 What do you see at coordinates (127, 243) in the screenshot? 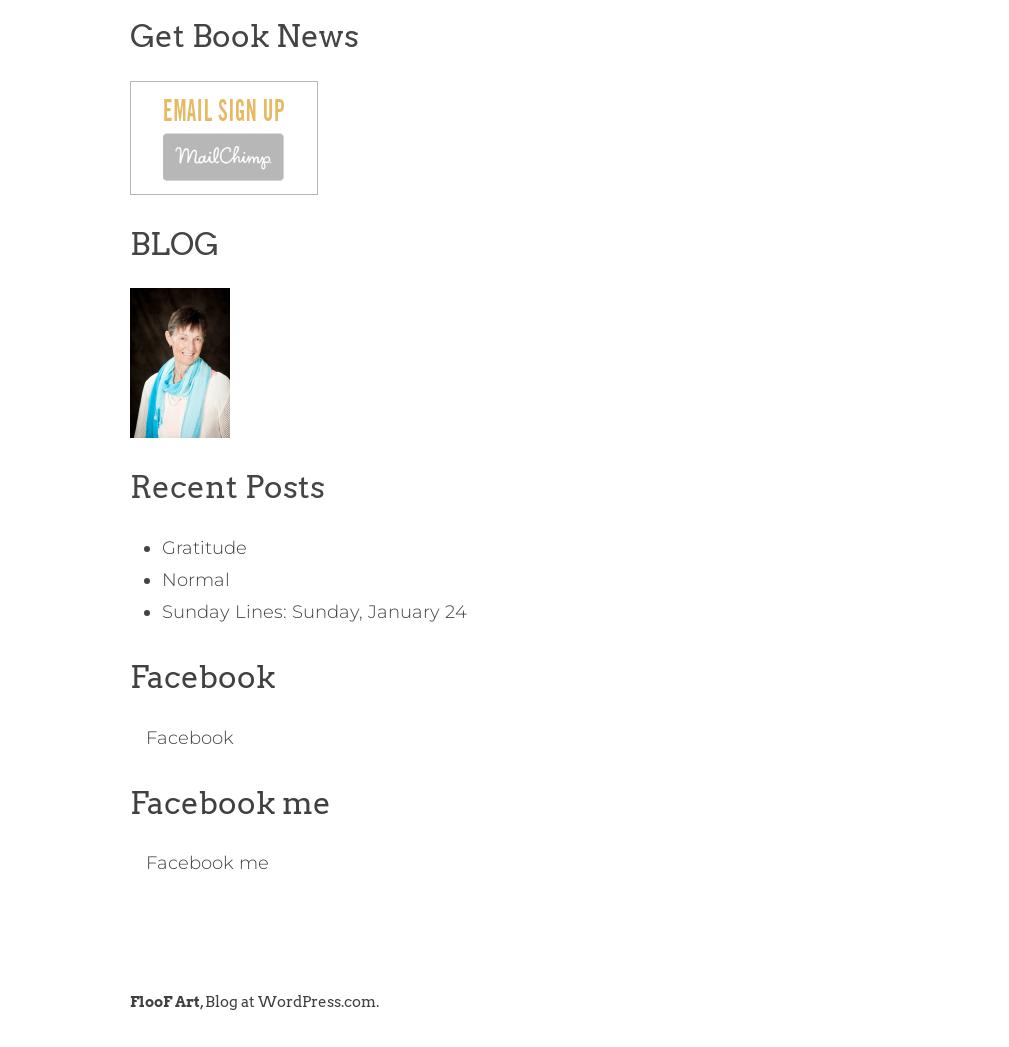
I see `'BLOG'` at bounding box center [127, 243].